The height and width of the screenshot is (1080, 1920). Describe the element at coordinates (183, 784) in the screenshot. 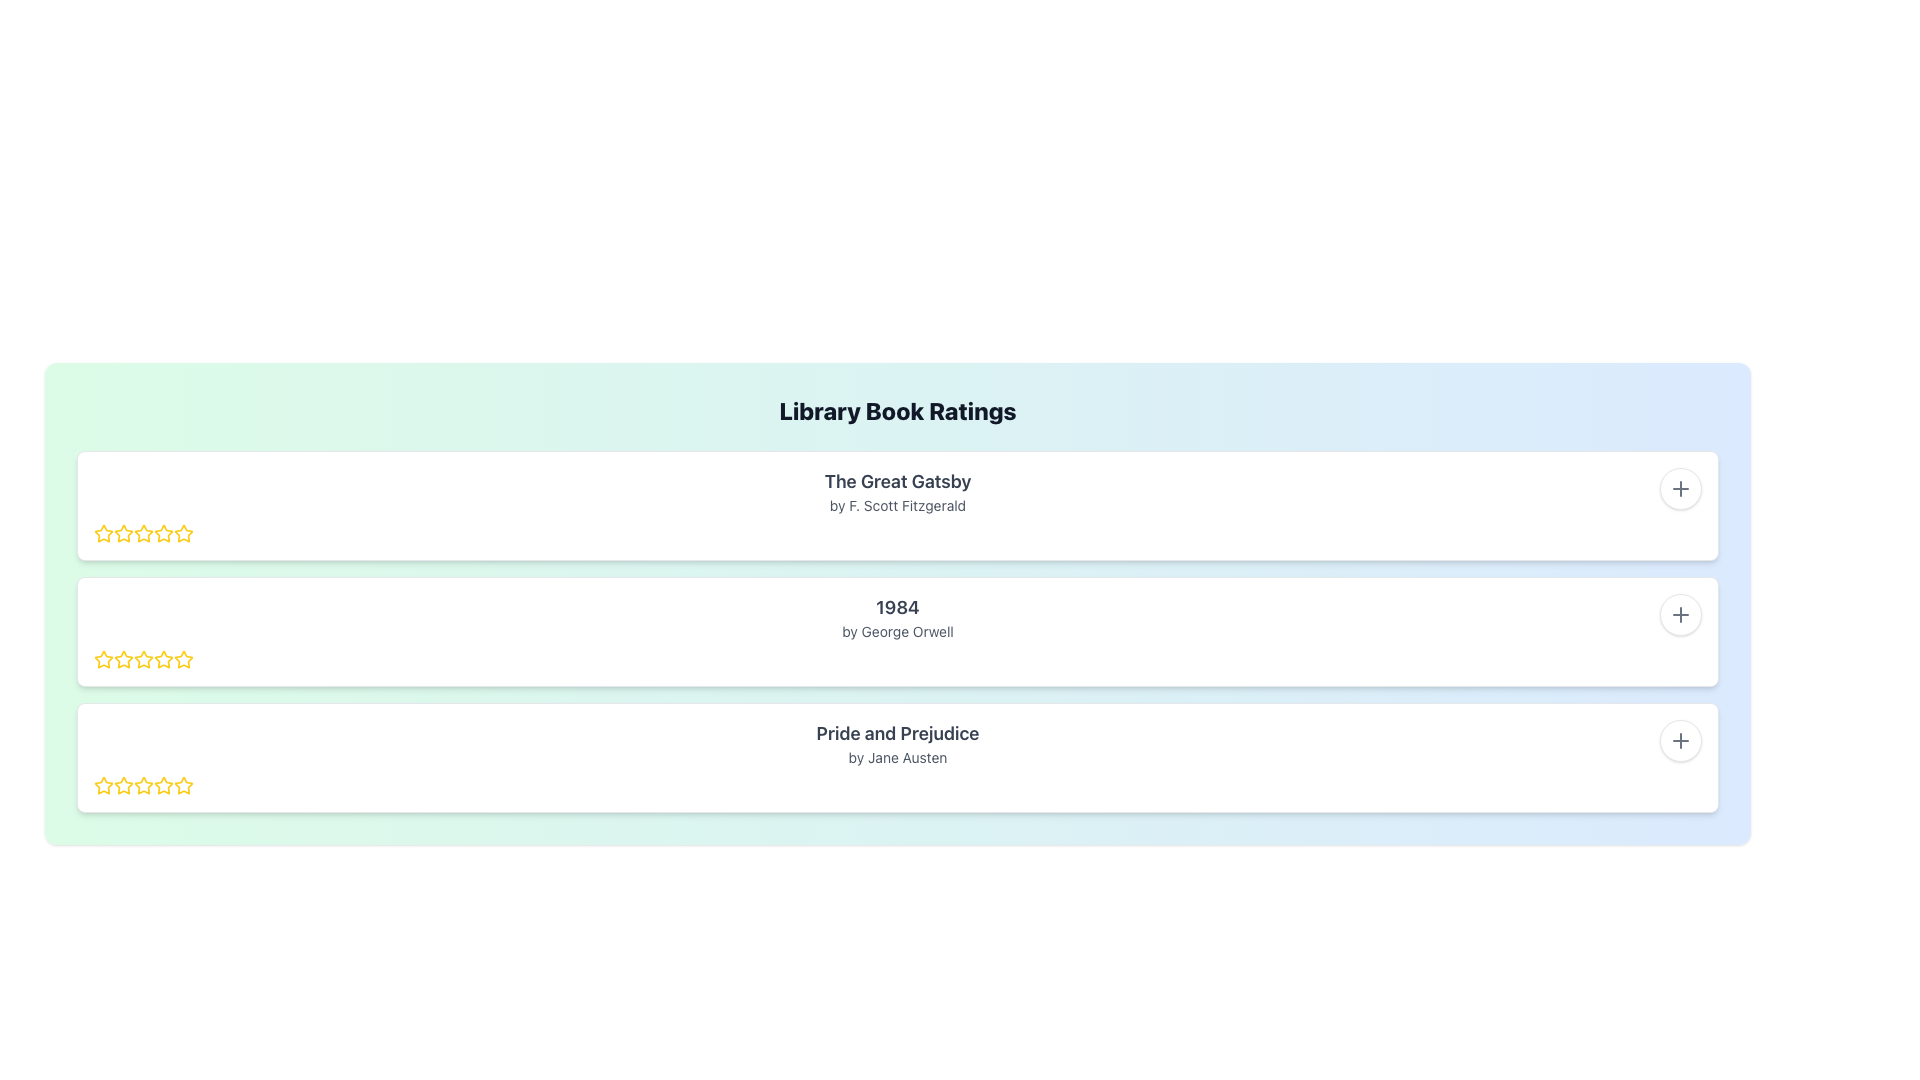

I see `the fourth star rating icon for the book 'Pride and Prejudice' by Jane Austen` at that location.